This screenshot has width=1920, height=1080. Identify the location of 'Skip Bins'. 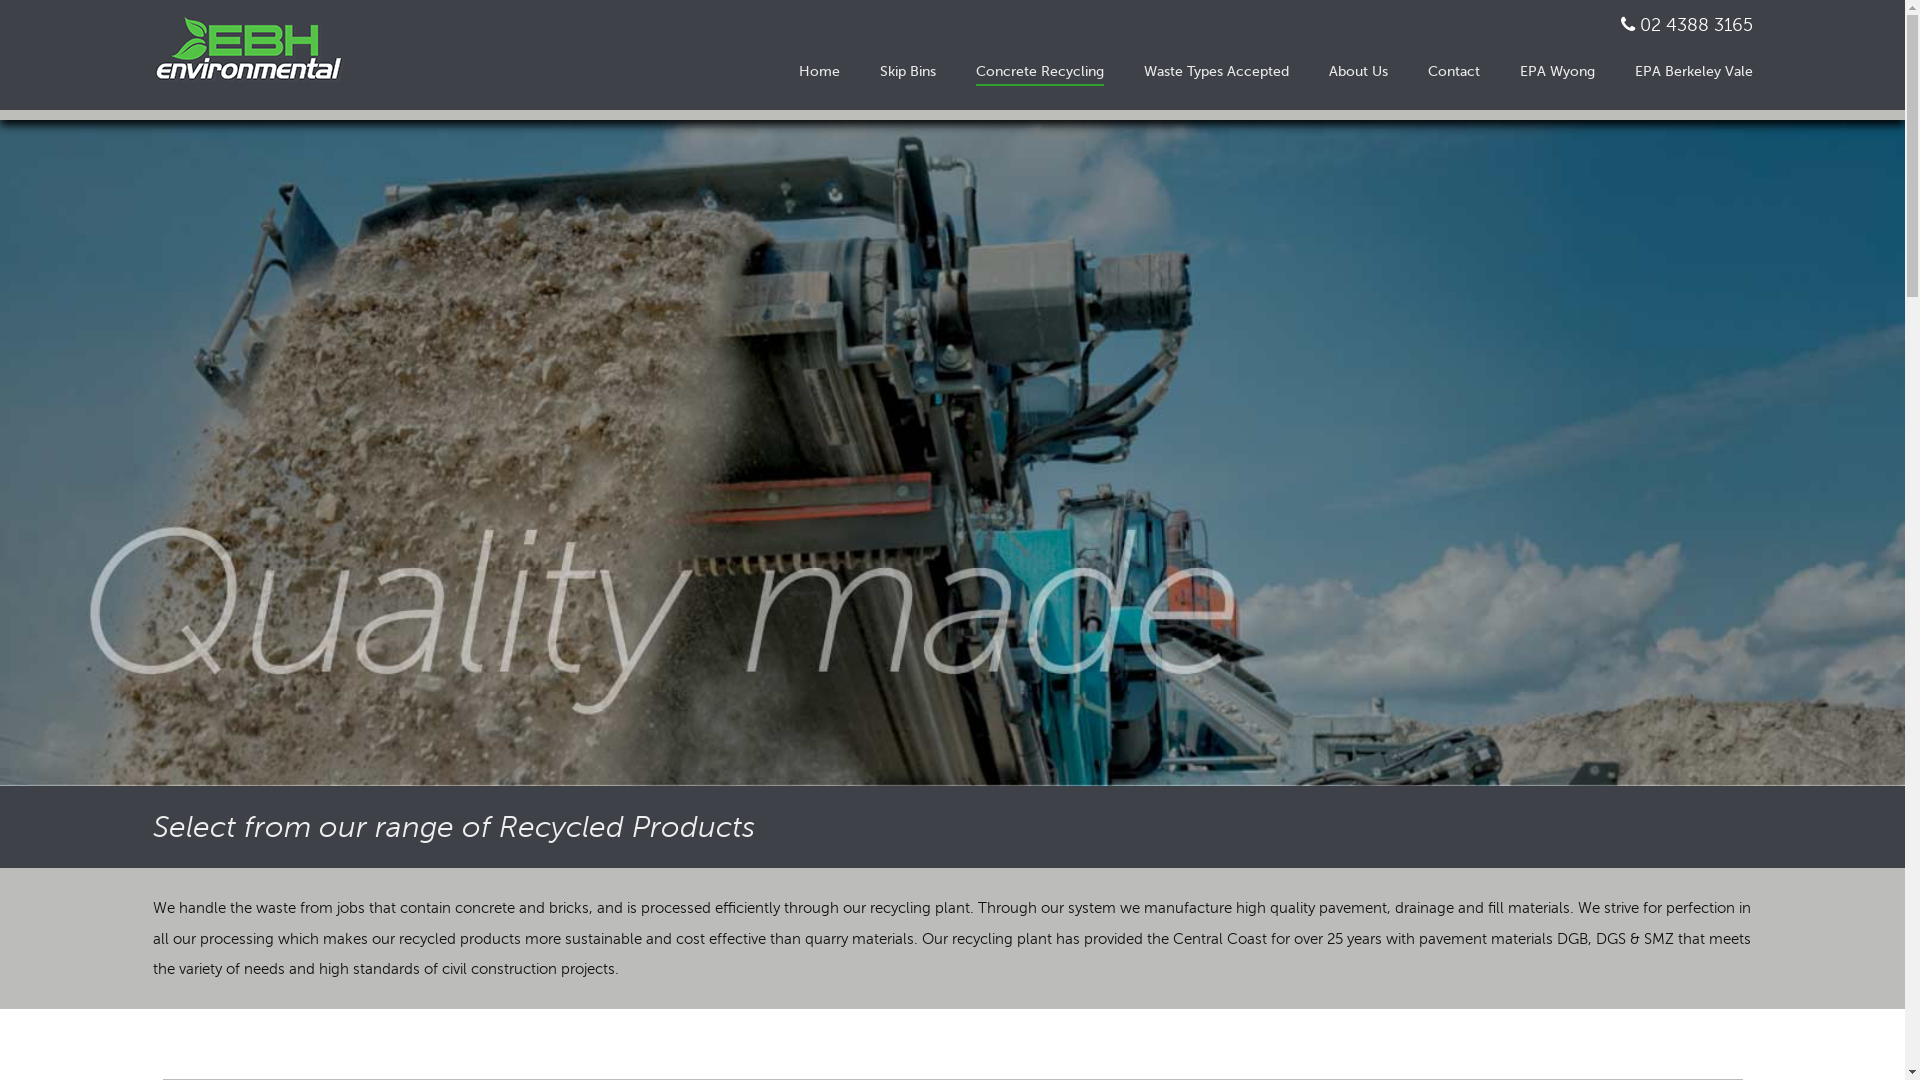
(906, 71).